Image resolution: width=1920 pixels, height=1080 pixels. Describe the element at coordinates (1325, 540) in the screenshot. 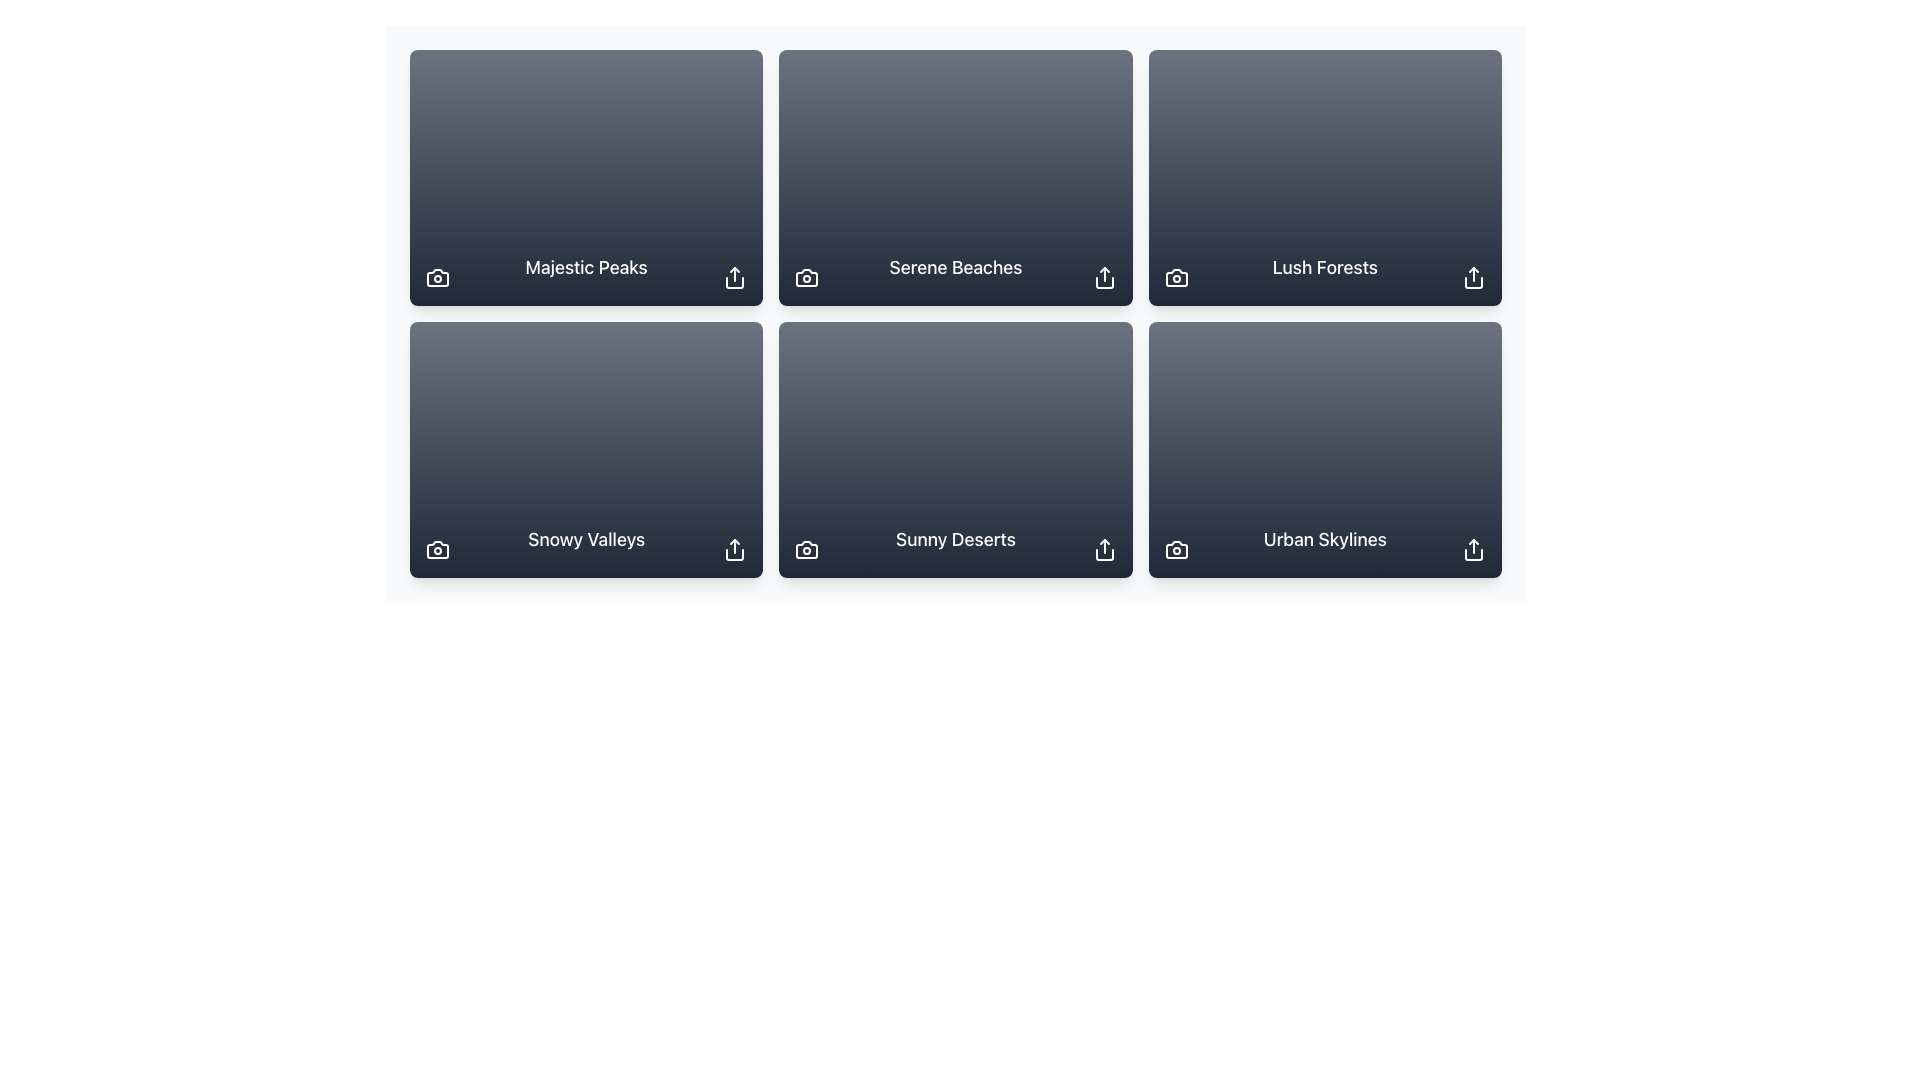

I see `the bottom-centered text label in the last item of a 3x2 grid layout, located in the bottom-right corner of the interface` at that location.